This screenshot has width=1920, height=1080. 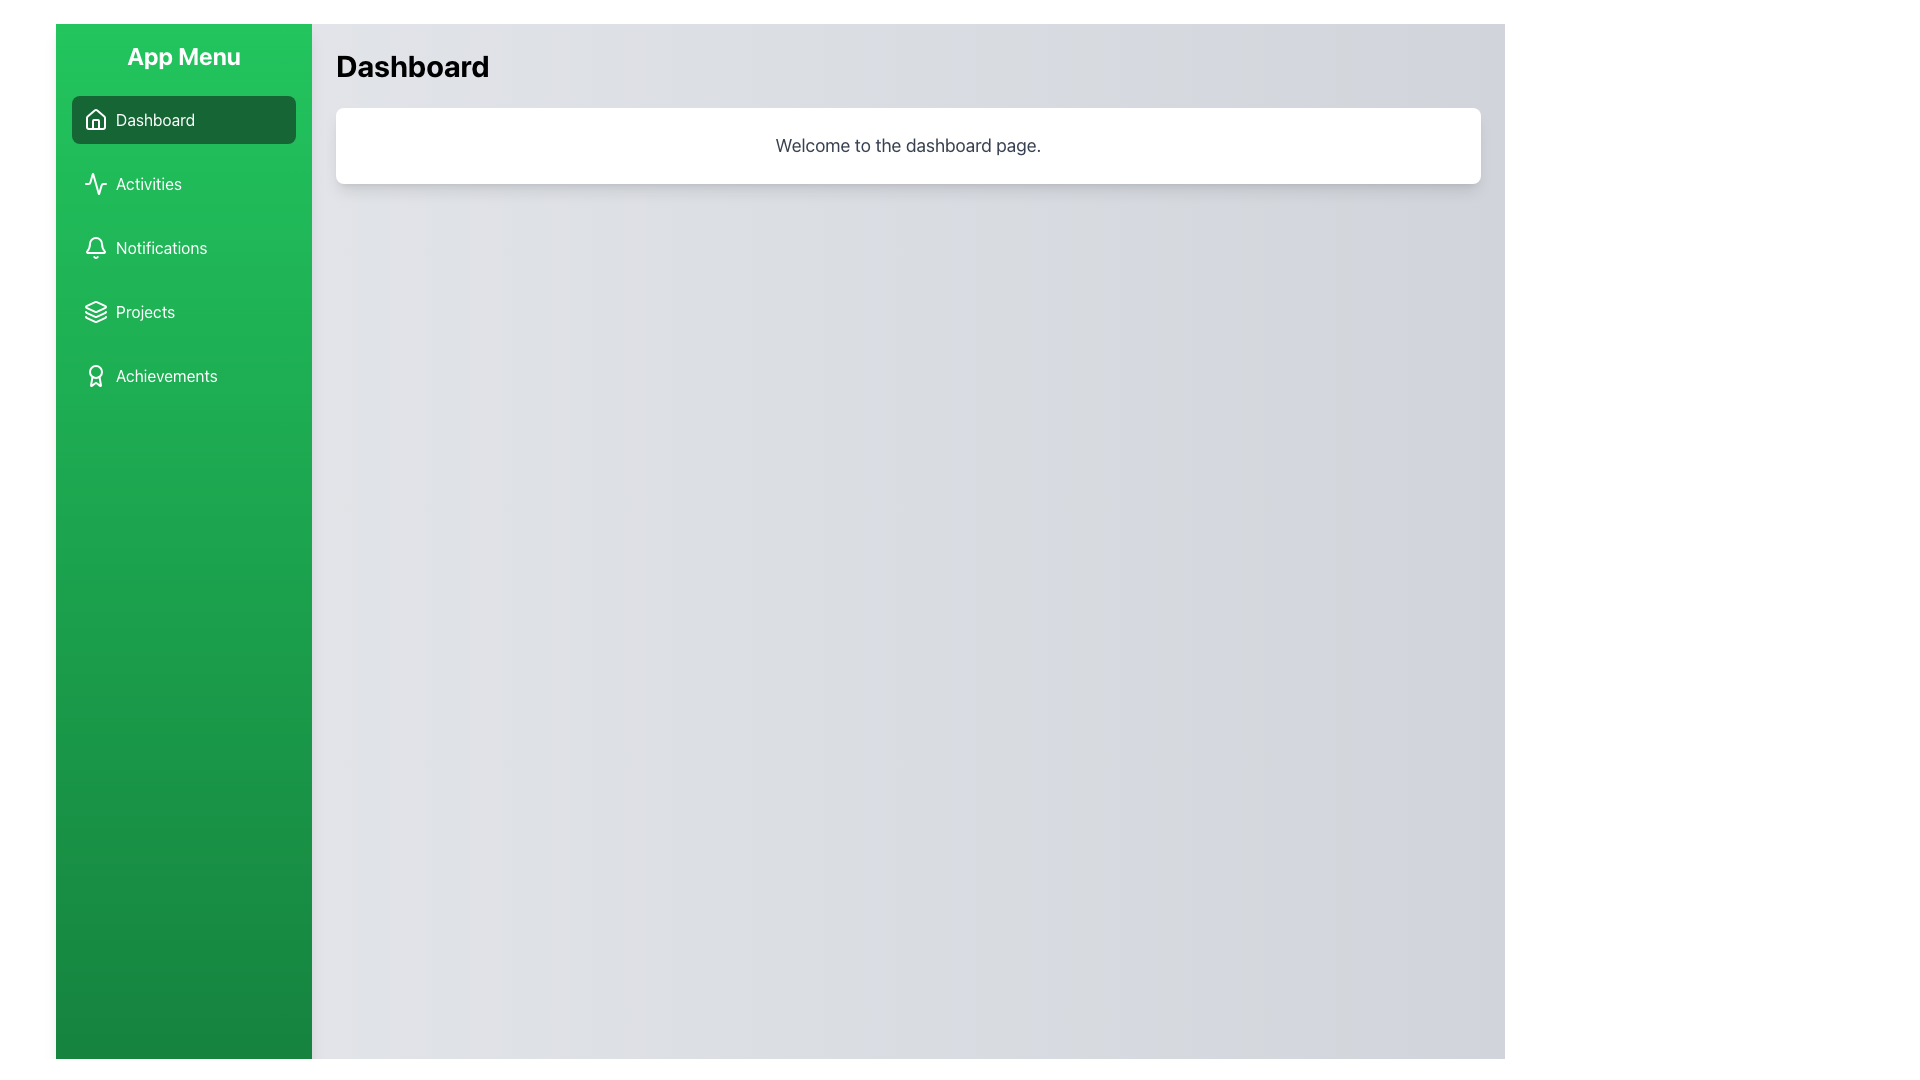 I want to click on the 'Activities' text label located in the sidebar menu under the 'Dashboard' option for tooltip or emphasis, so click(x=147, y=184).